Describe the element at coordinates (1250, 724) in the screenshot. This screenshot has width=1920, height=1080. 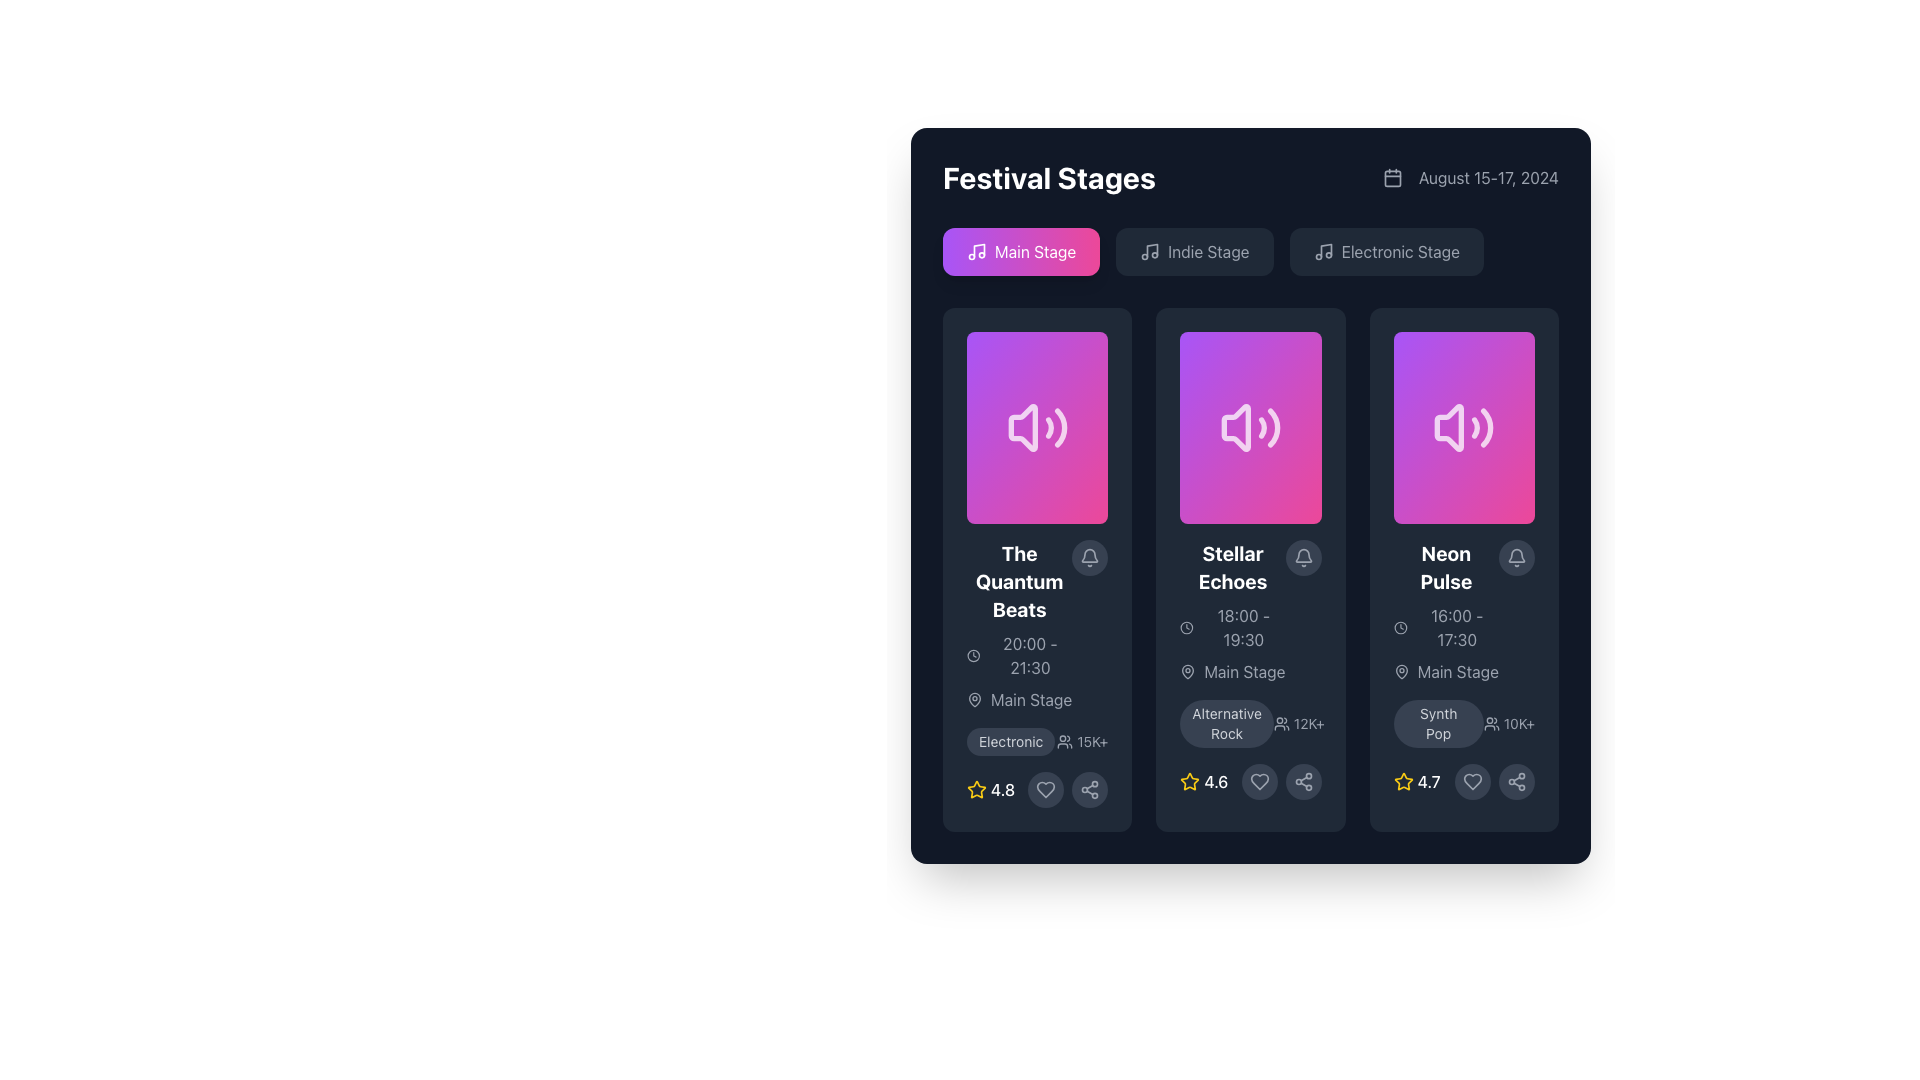
I see `the text label indicating the music genre in the 'Stellar Echoes' card, located below '18:00 - 19:30' and 'Main Stage'` at that location.